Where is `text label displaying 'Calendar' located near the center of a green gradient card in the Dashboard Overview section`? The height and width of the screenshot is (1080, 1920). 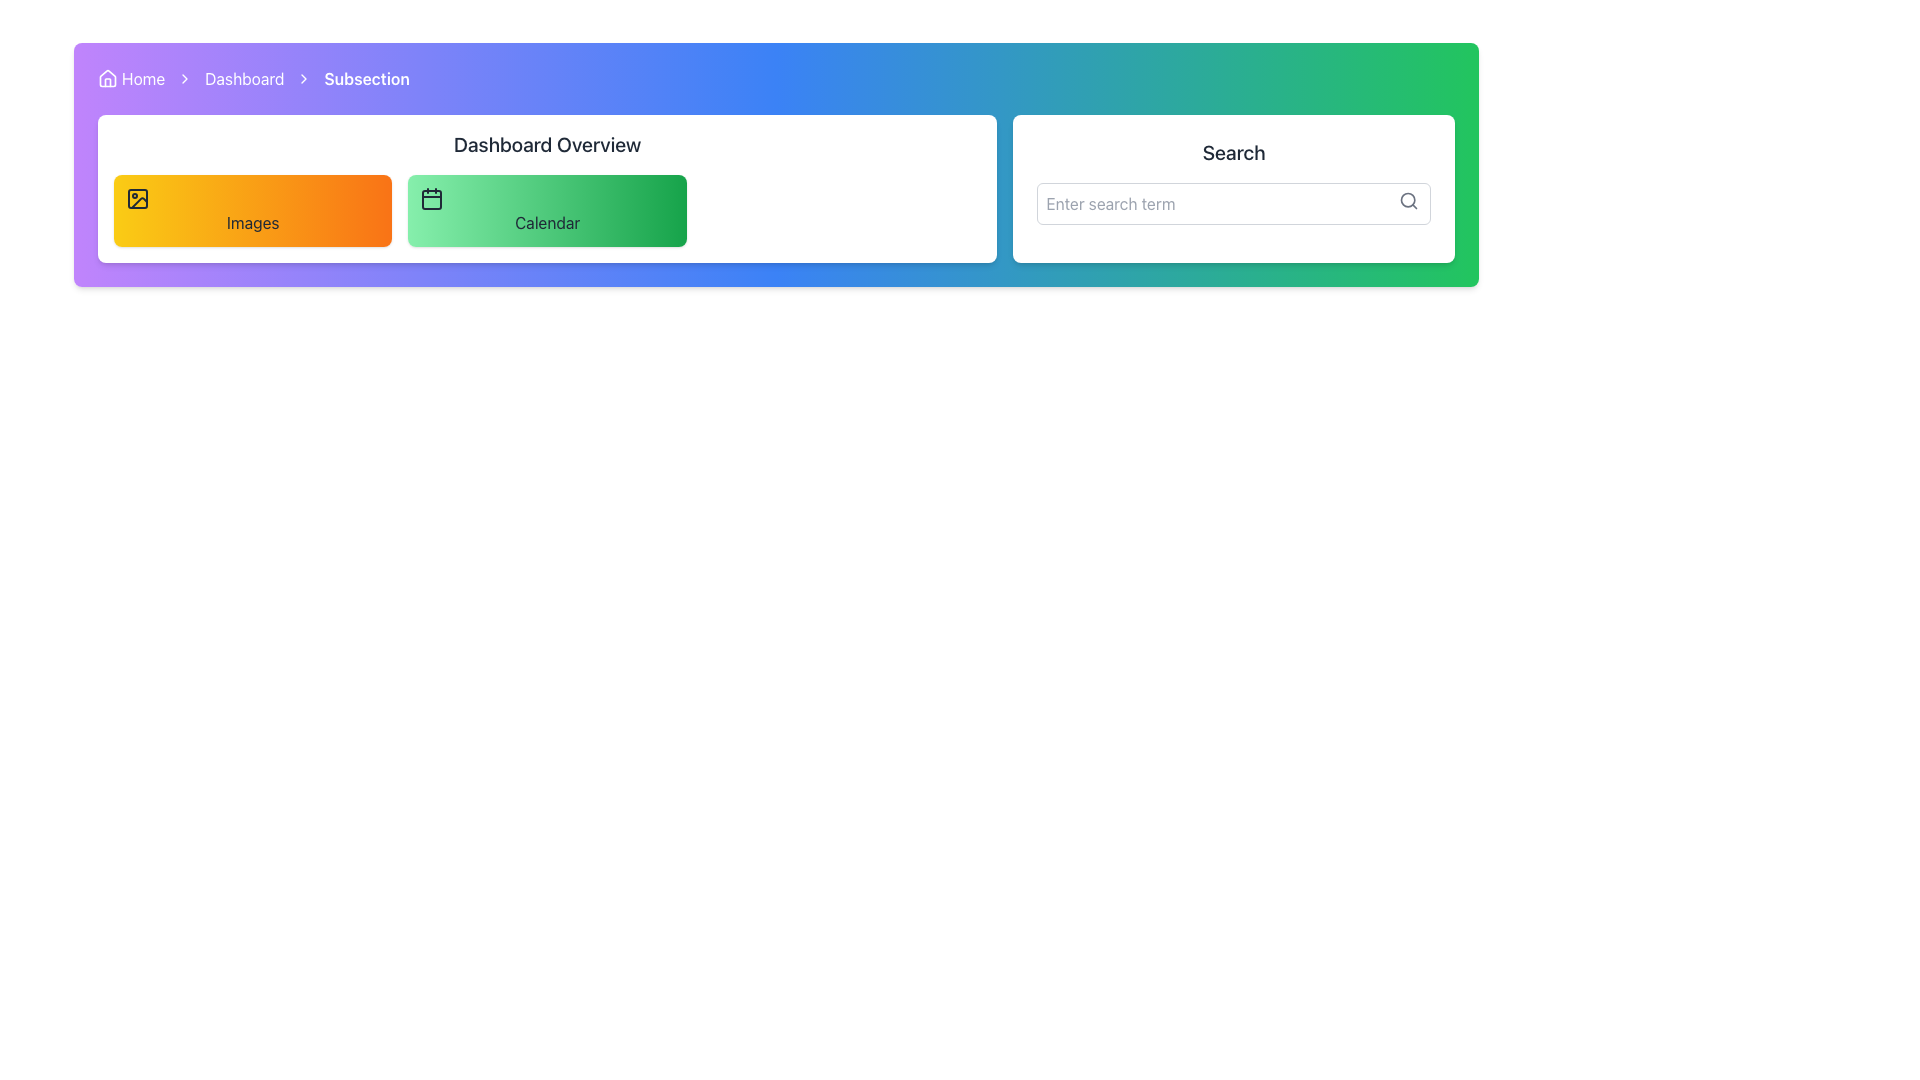
text label displaying 'Calendar' located near the center of a green gradient card in the Dashboard Overview section is located at coordinates (547, 223).